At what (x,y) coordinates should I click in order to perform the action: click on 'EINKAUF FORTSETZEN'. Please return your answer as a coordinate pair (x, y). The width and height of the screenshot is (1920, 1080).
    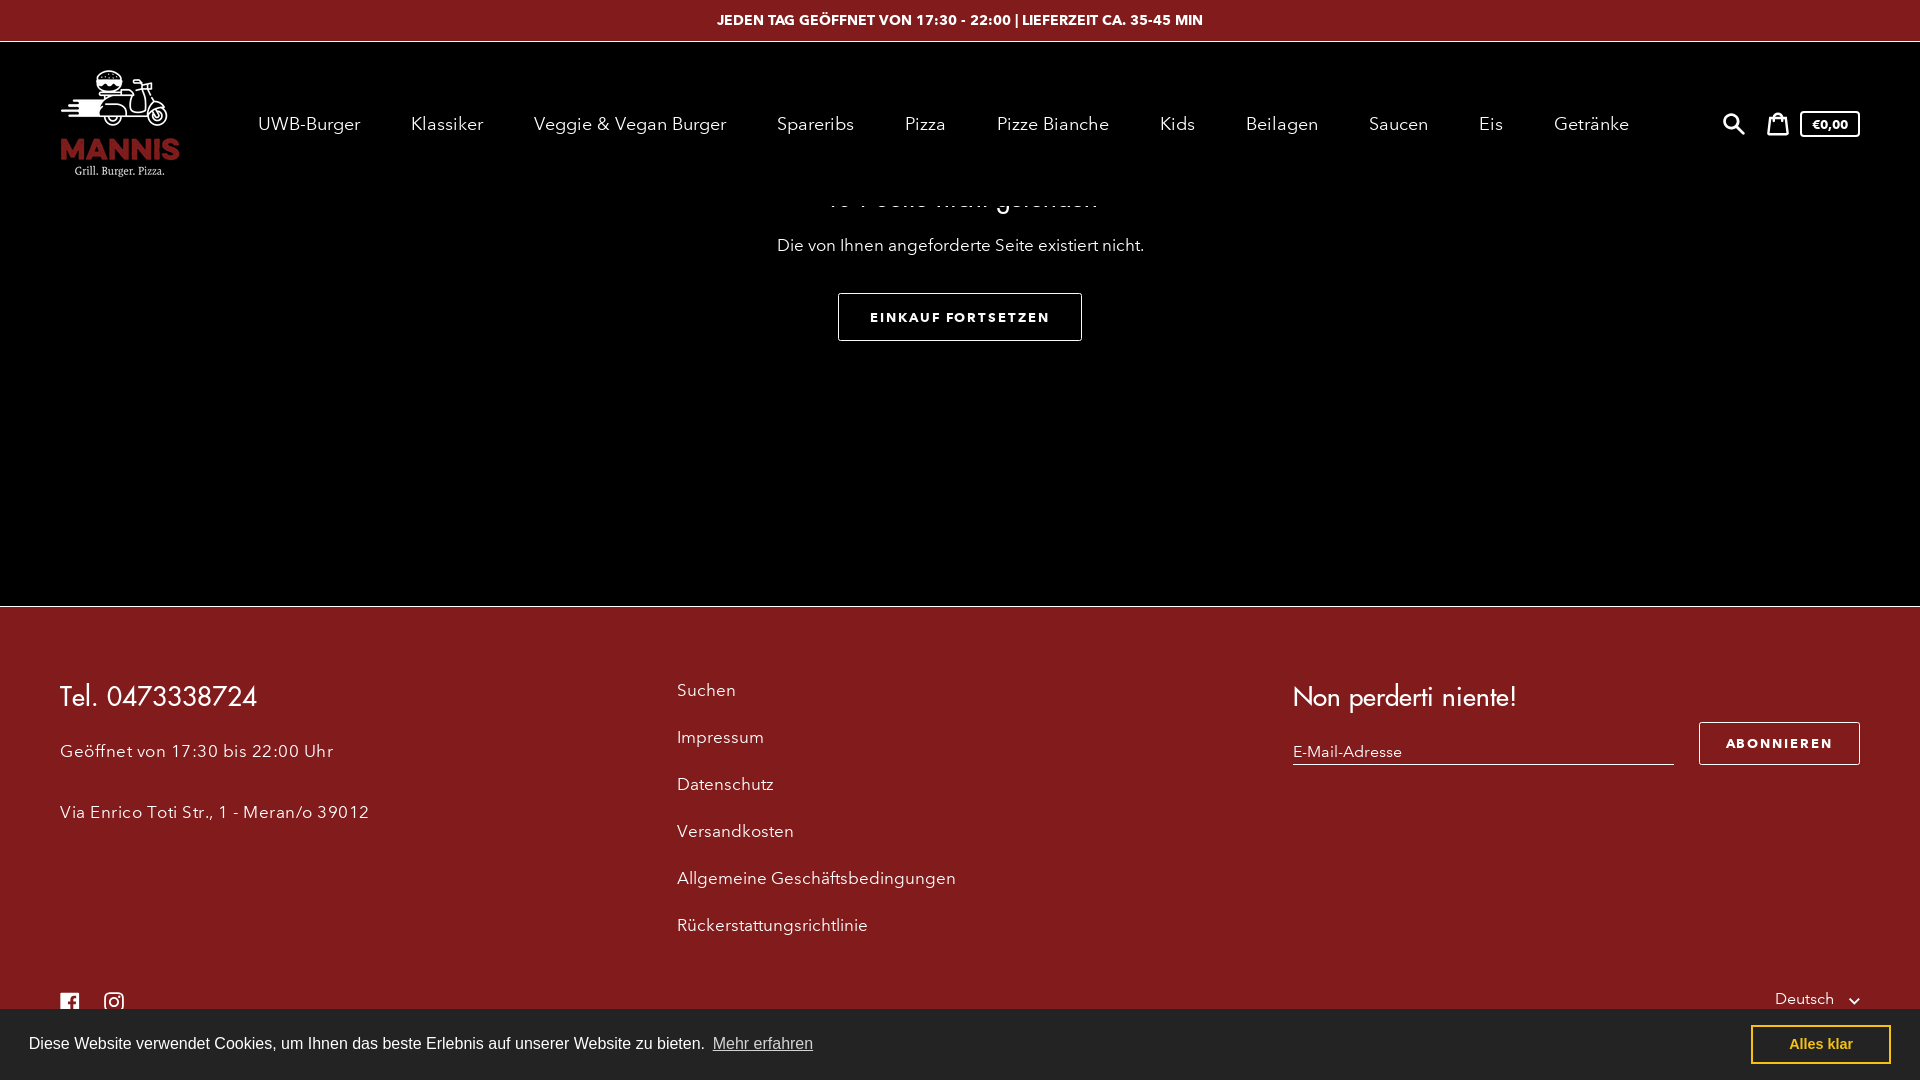
    Looking at the image, I should click on (960, 315).